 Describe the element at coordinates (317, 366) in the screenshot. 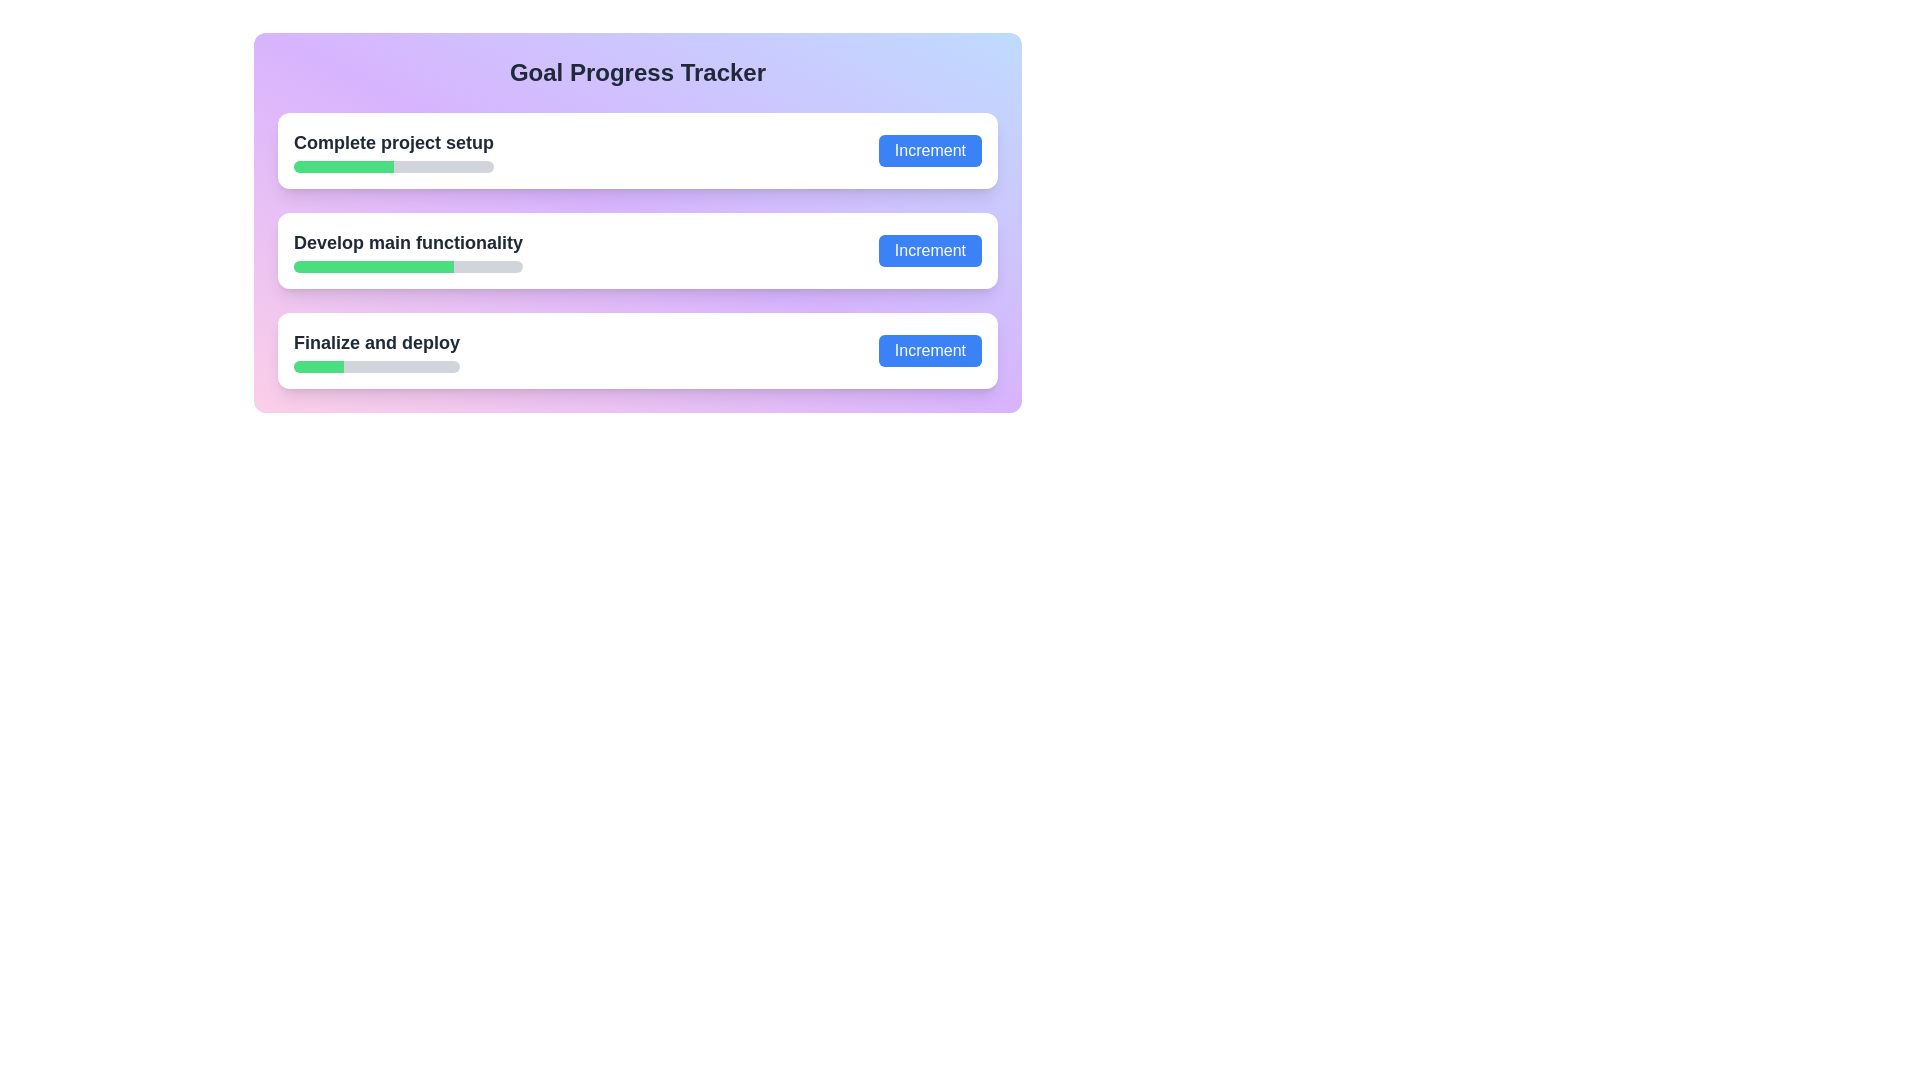

I see `the green filled portion of the progress bar segment representing the task 'Finalize and deploy' in the 'Goal Progress Tracker' interface` at that location.